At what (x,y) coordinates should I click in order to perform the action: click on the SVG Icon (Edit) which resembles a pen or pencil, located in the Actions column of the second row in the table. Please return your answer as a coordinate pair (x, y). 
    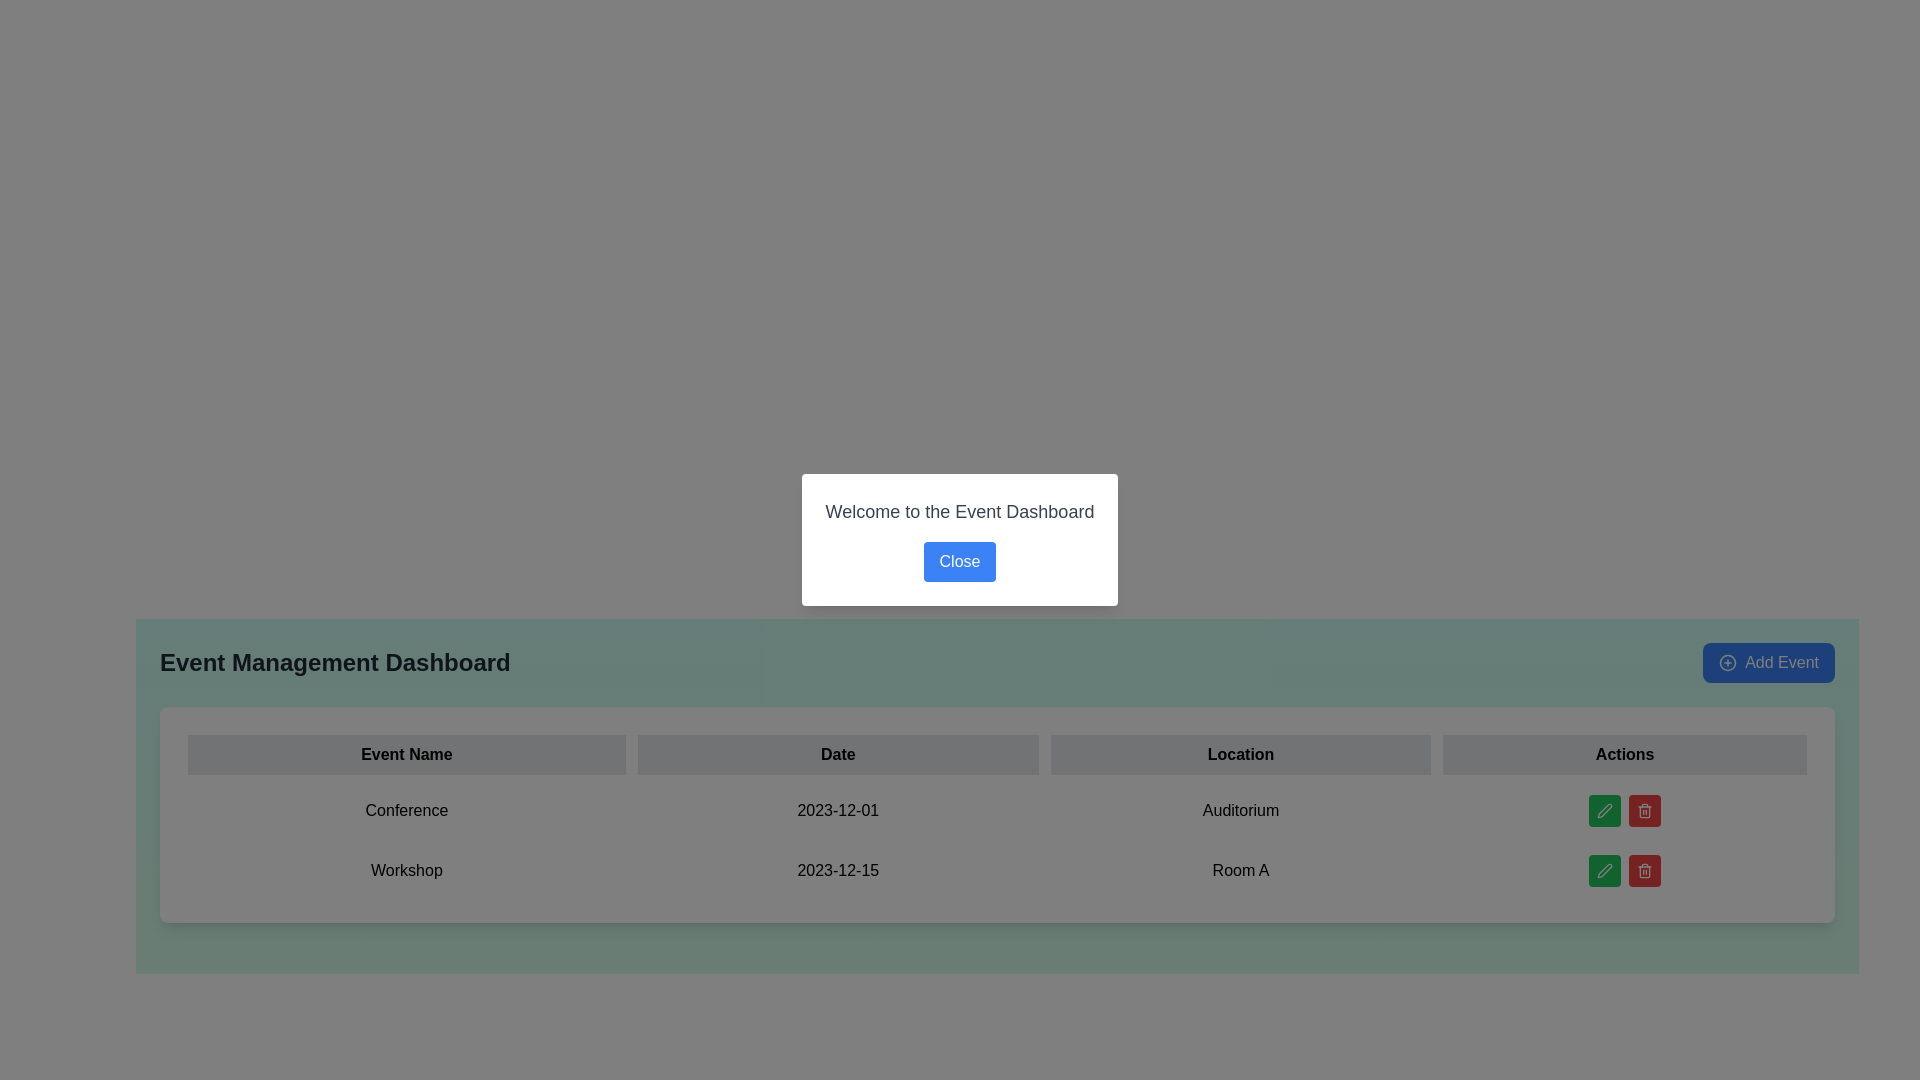
    Looking at the image, I should click on (1605, 810).